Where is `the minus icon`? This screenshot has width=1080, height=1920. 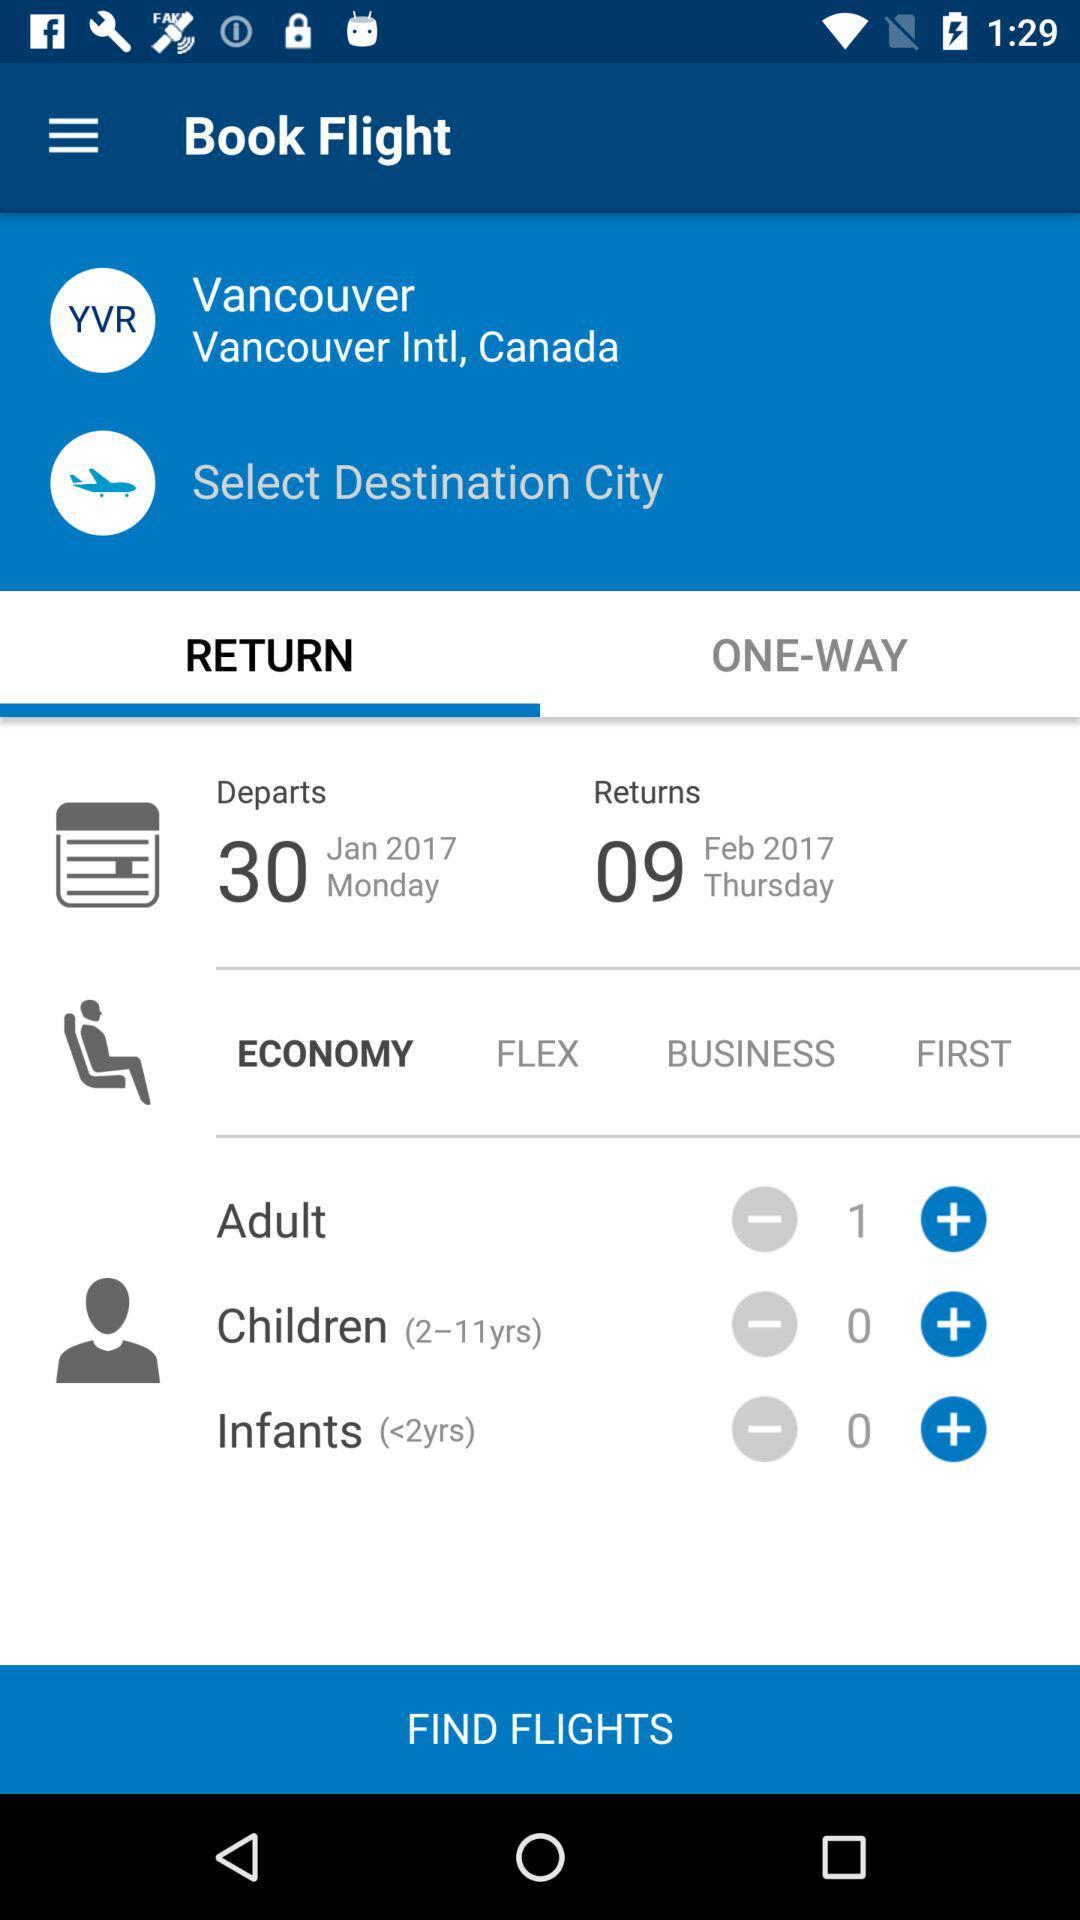 the minus icon is located at coordinates (764, 1428).